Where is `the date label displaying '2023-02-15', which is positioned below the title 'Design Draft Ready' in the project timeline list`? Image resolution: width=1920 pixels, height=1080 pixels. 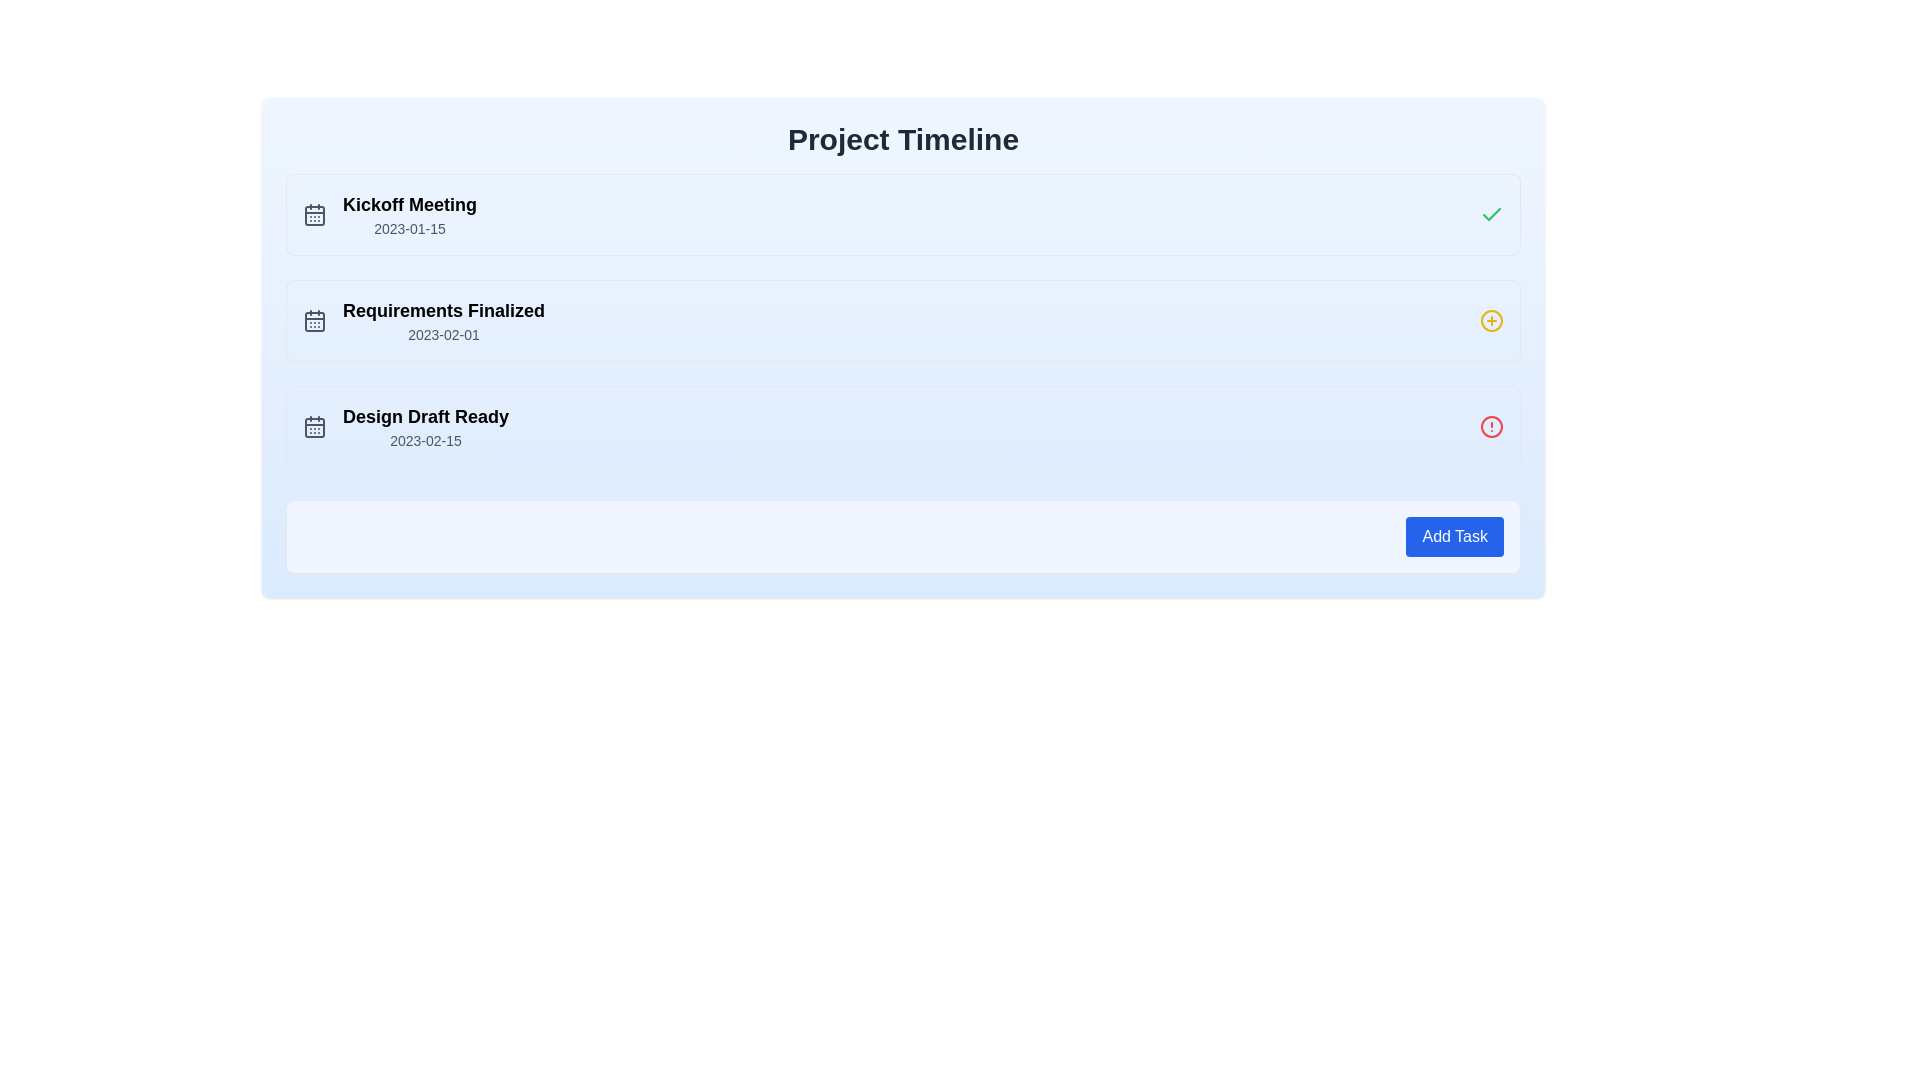
the date label displaying '2023-02-15', which is positioned below the title 'Design Draft Ready' in the project timeline list is located at coordinates (425, 439).